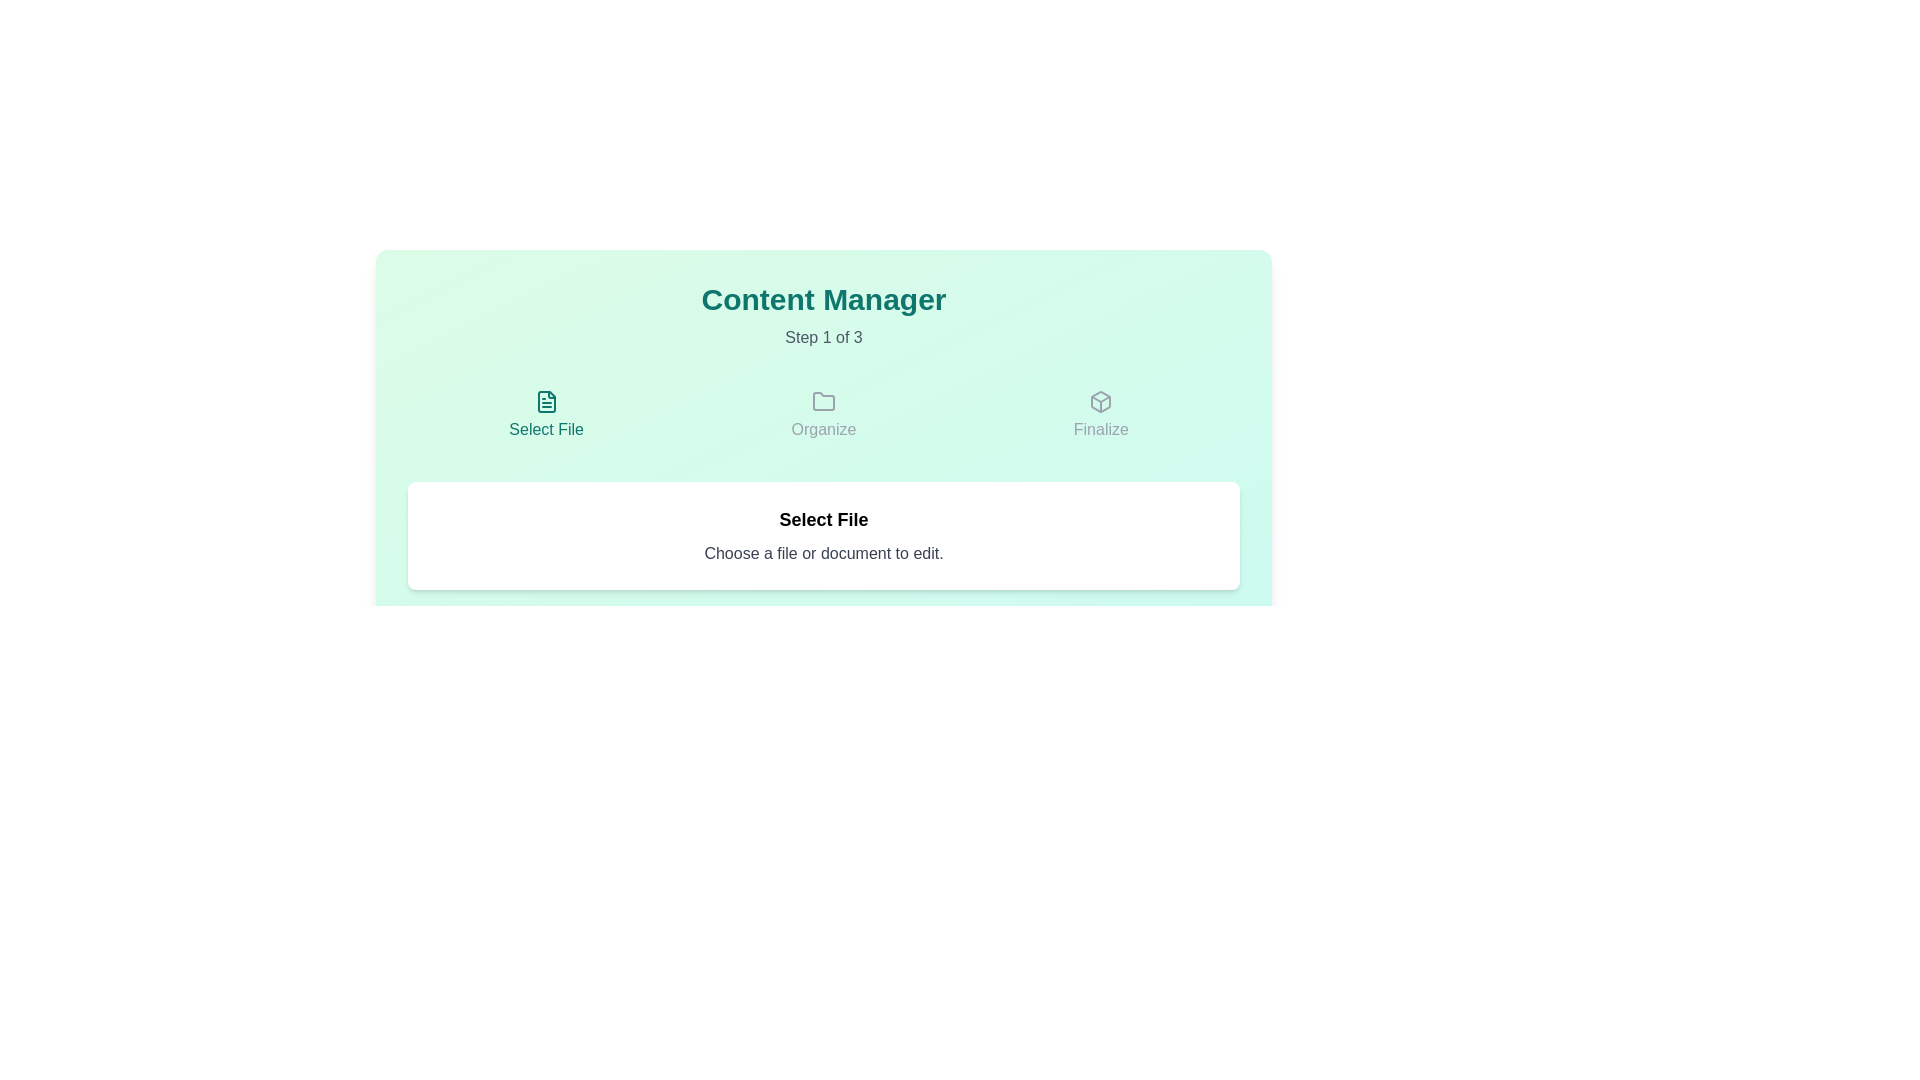 The height and width of the screenshot is (1080, 1920). I want to click on the text label displaying 'Organize', which is styled in gray and located directly beneath a folder icon, so click(824, 428).